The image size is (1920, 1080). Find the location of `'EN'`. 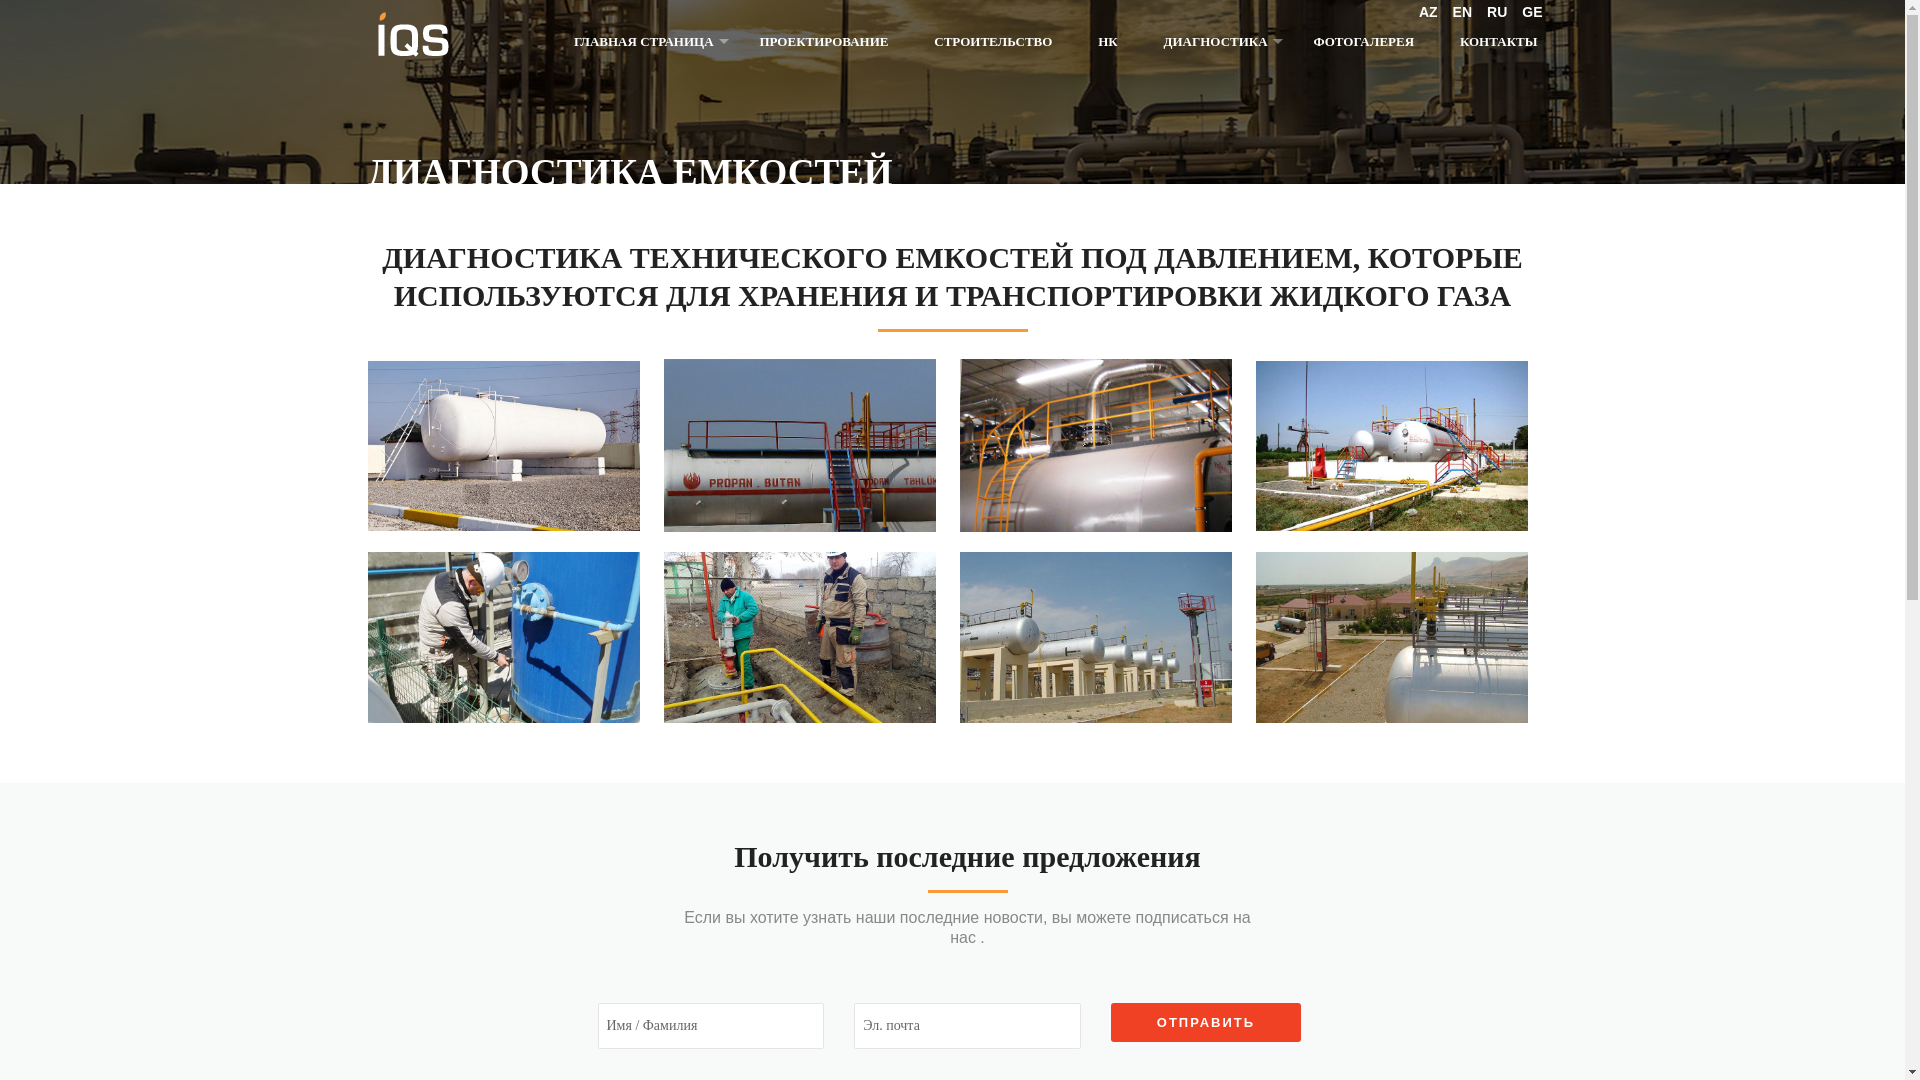

'EN' is located at coordinates (1462, 11).